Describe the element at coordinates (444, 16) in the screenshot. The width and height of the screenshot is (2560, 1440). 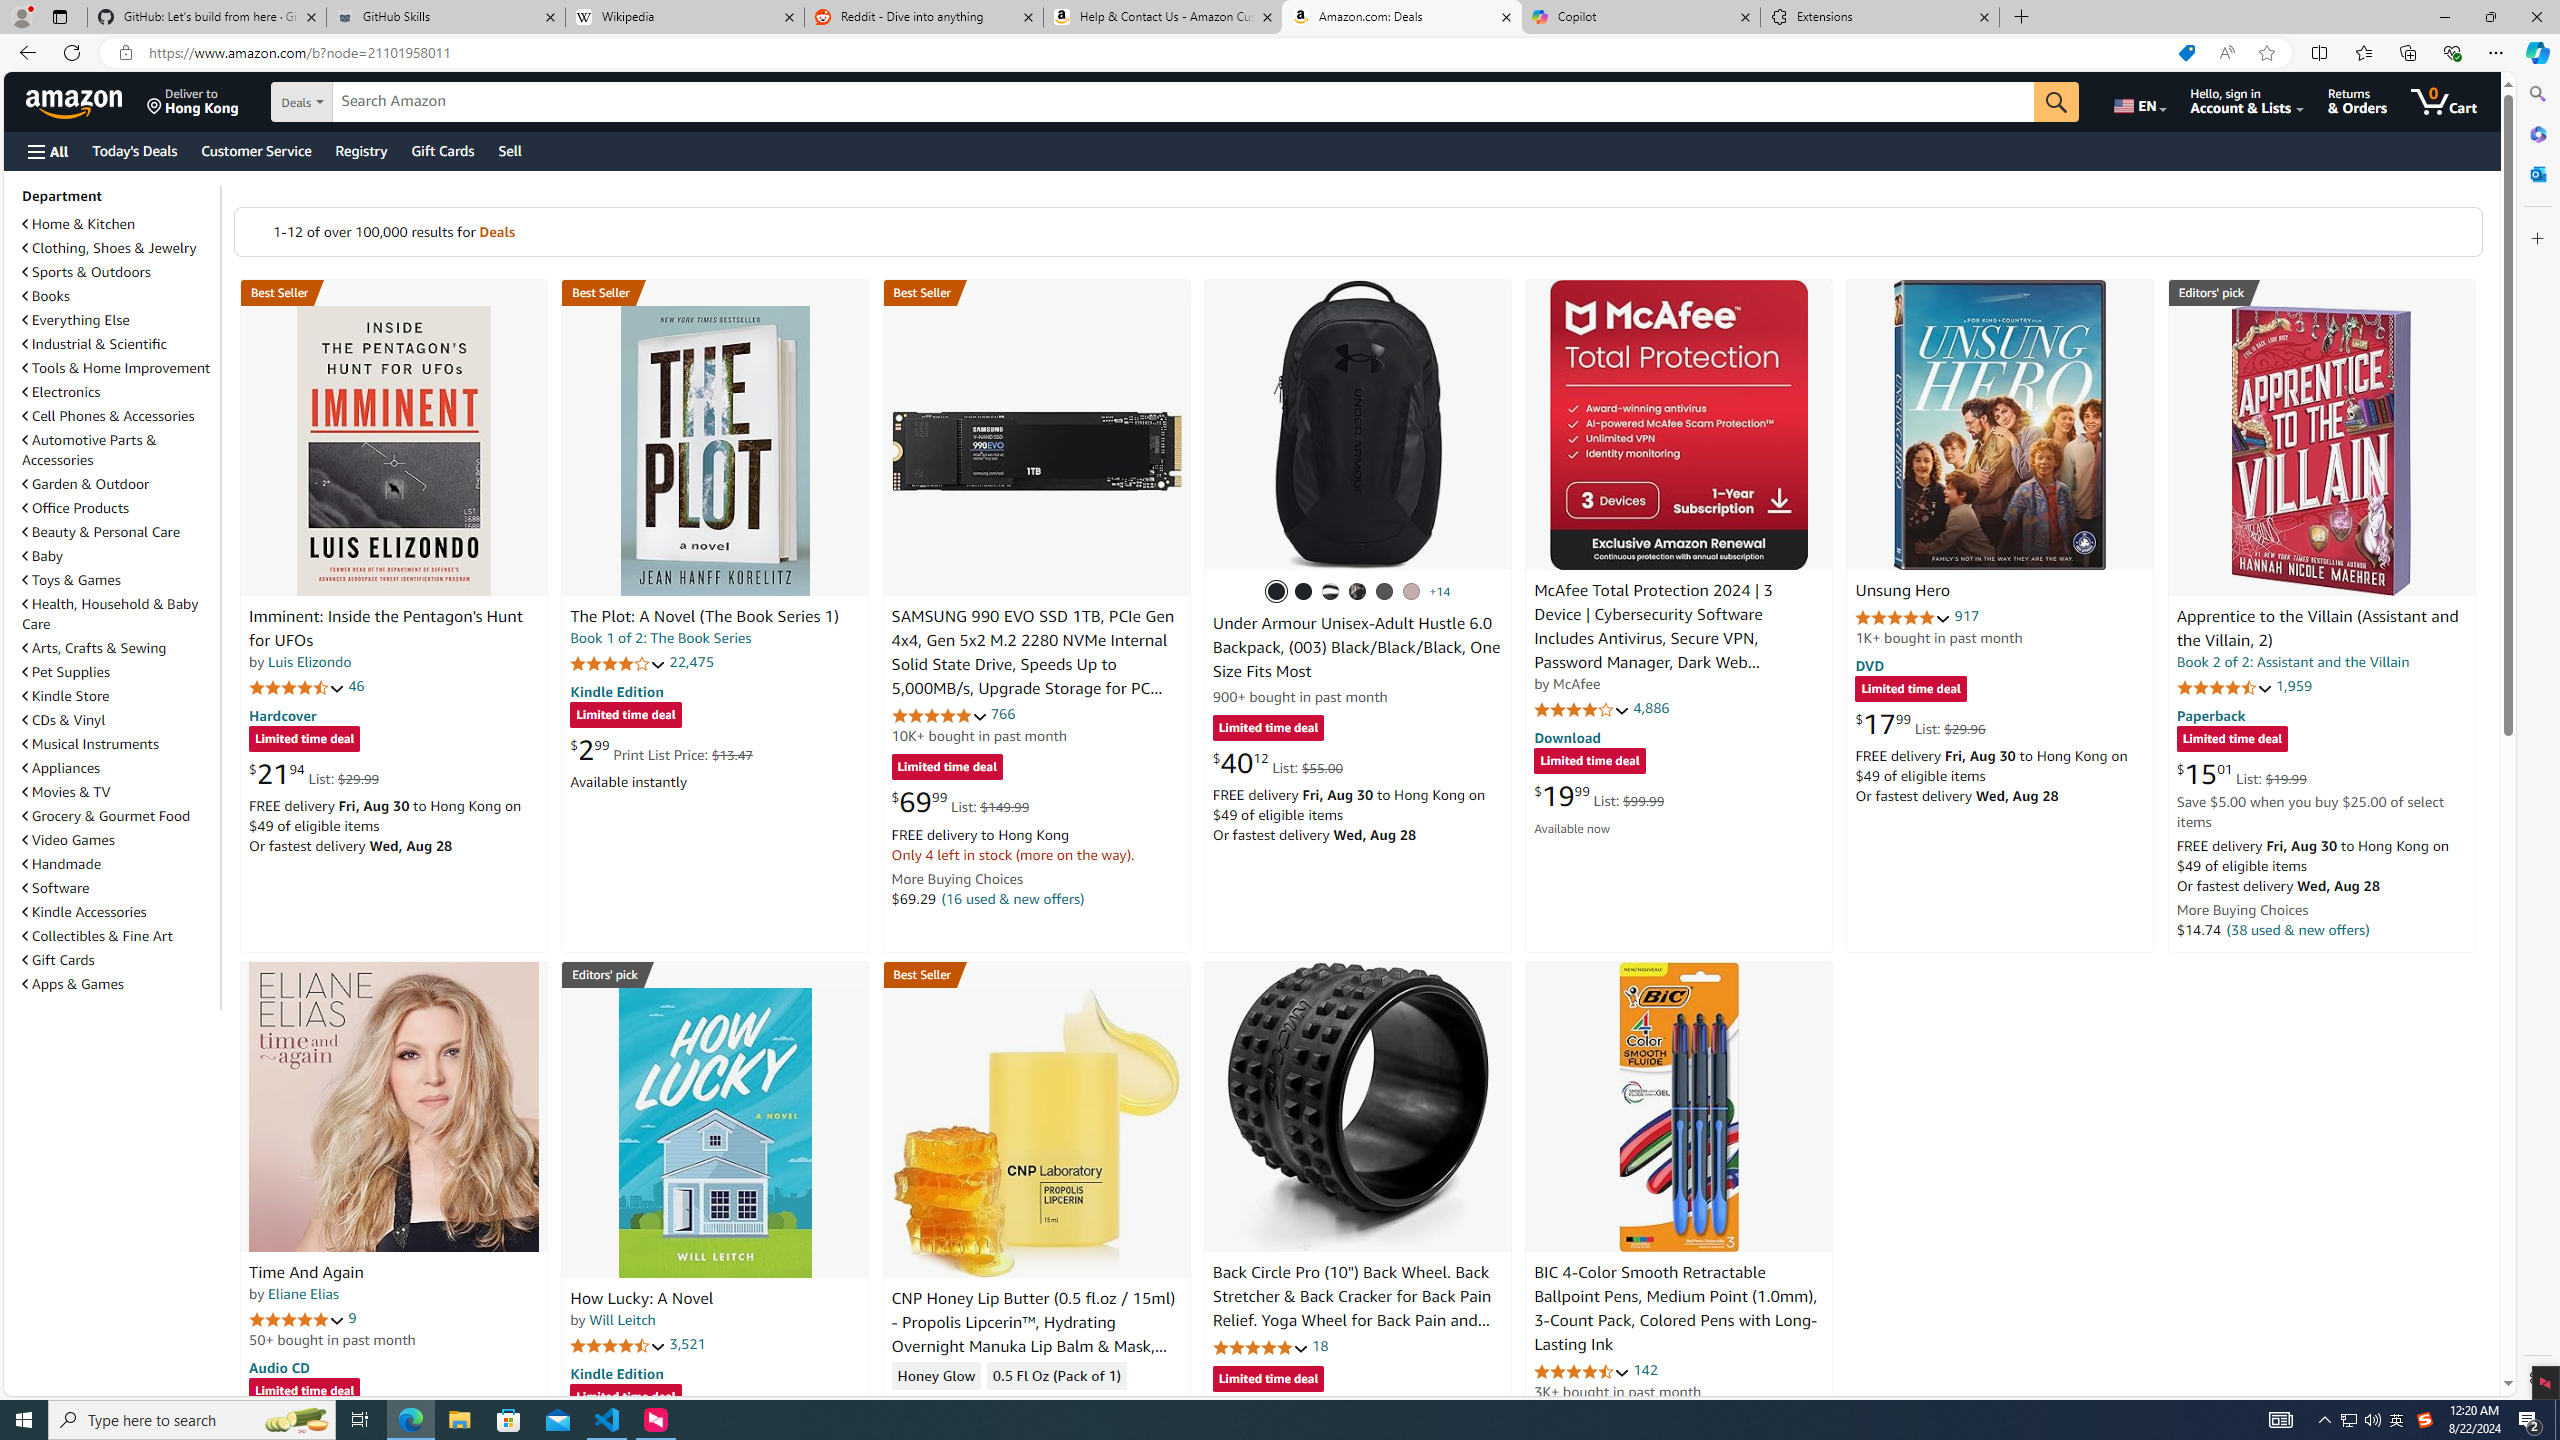
I see `'GitHub Skills'` at that location.